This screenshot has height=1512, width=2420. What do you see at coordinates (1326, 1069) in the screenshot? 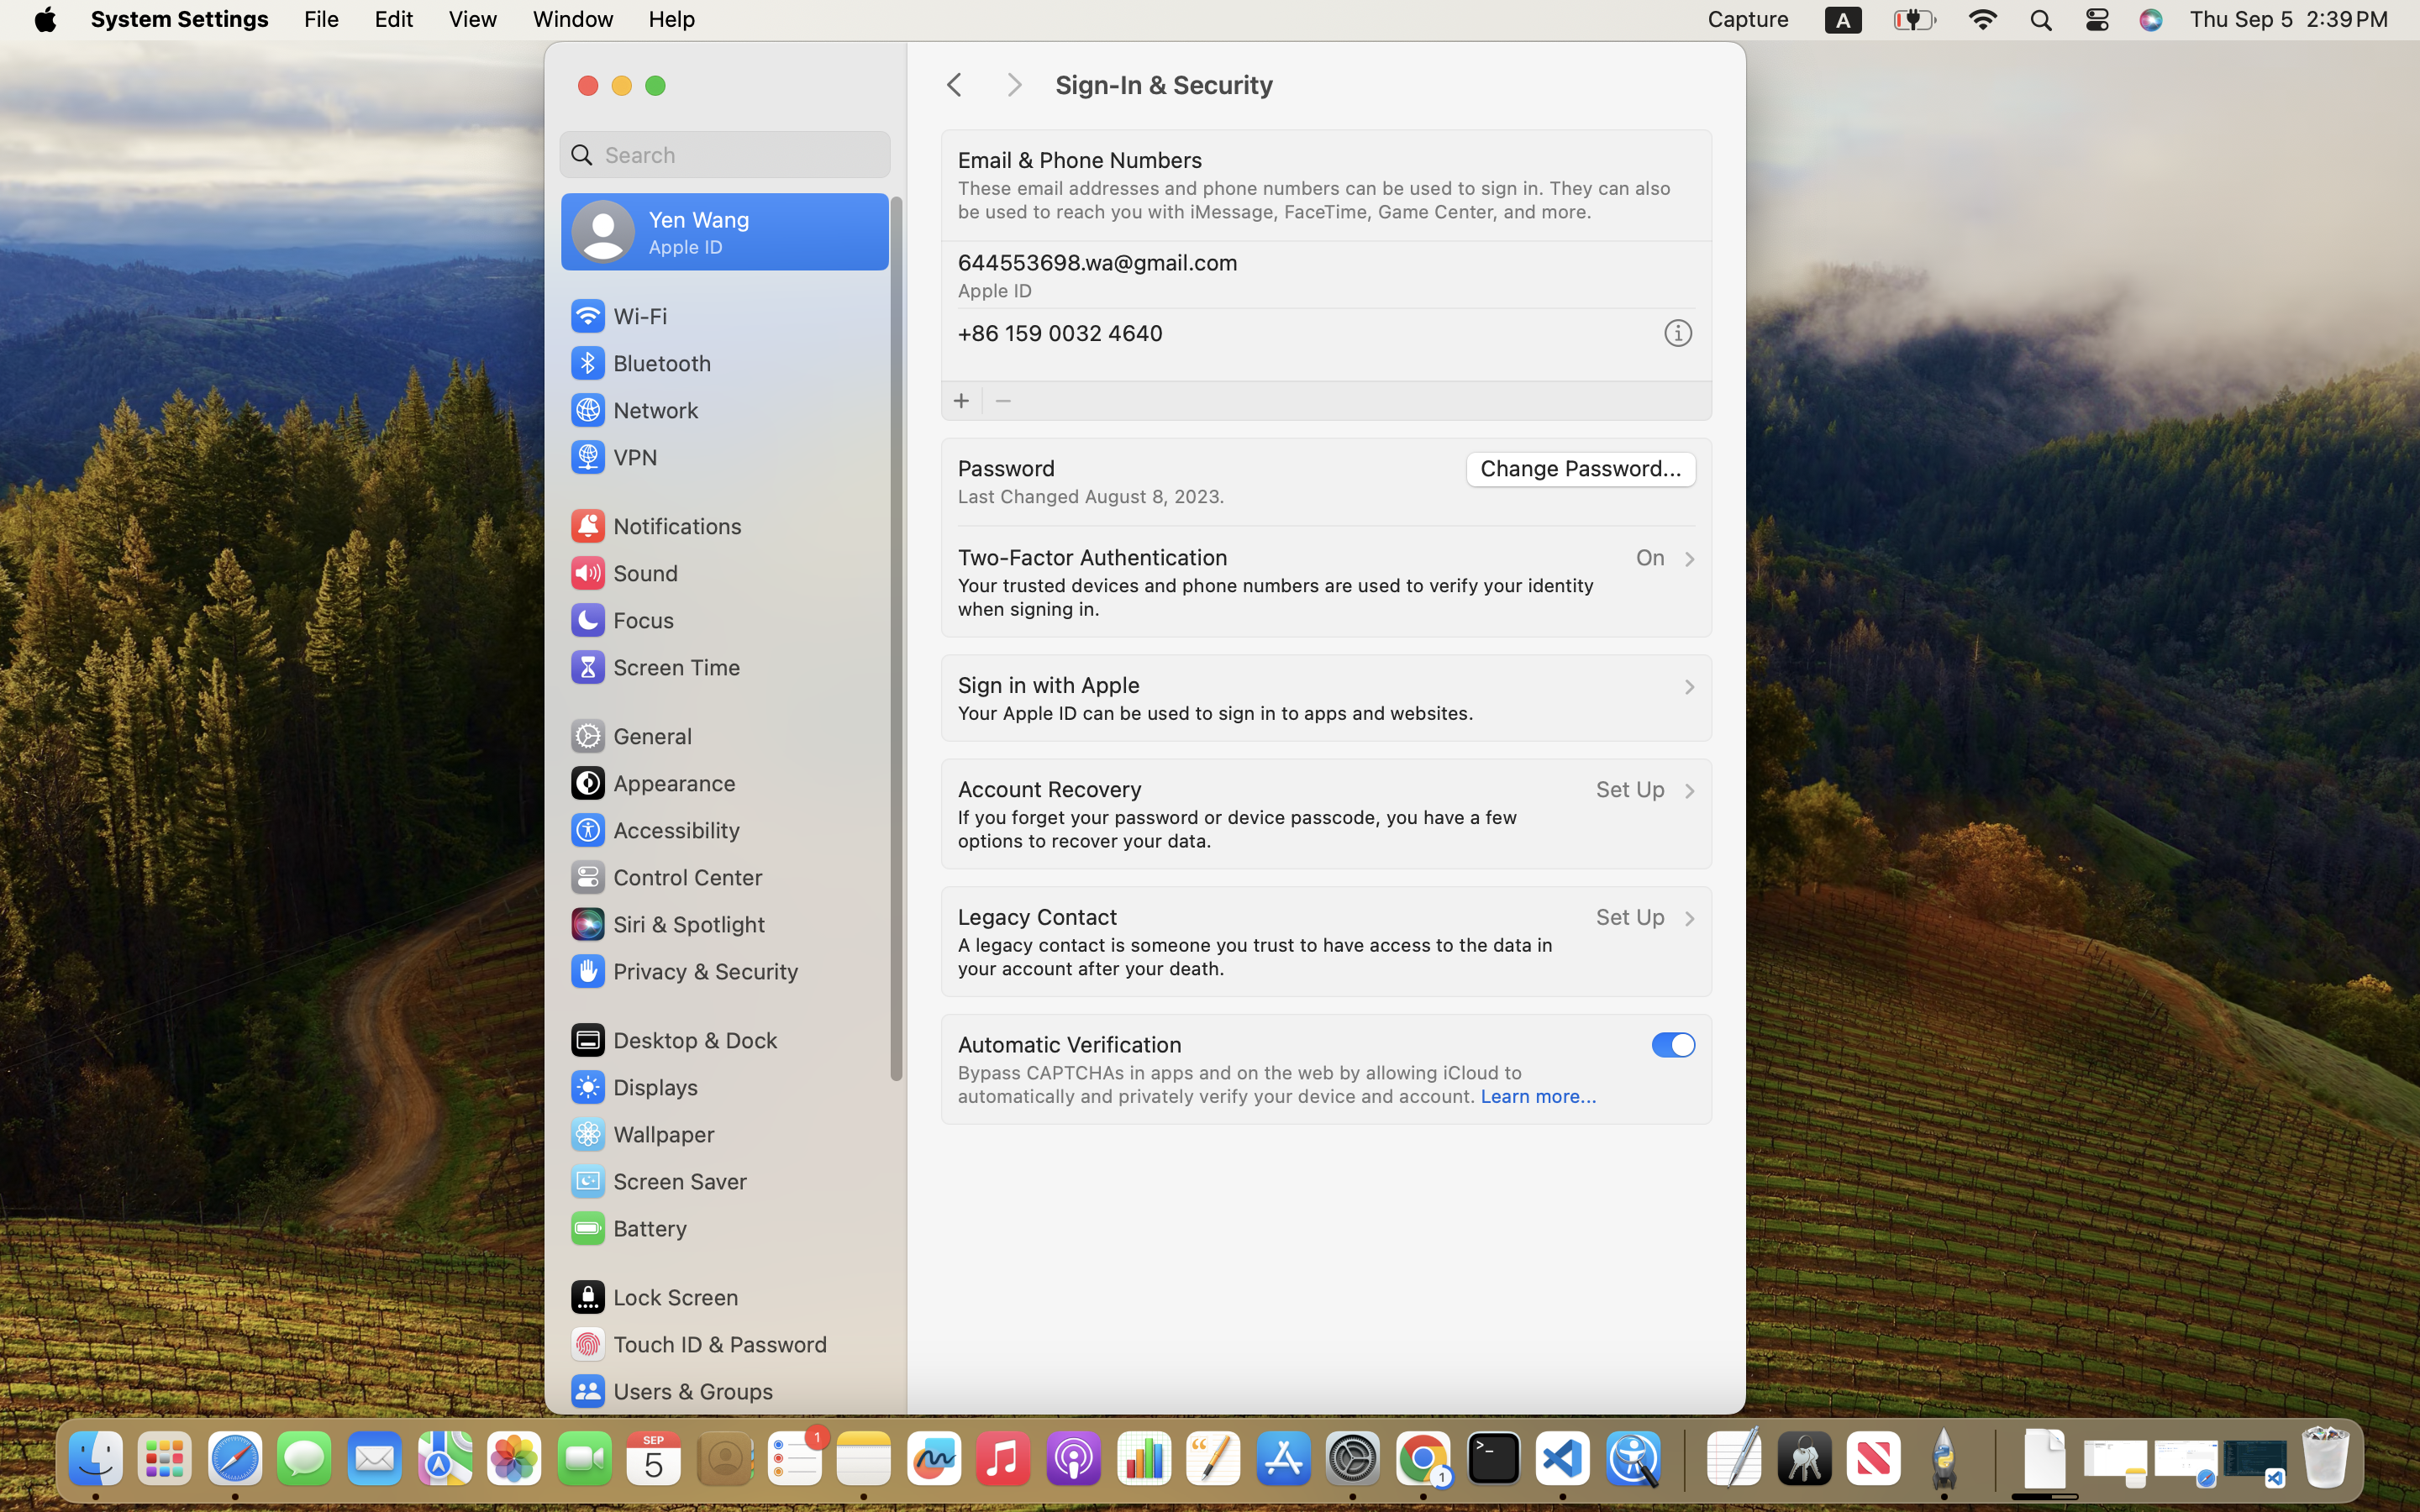
I see `'Bypass CAPTCHAs in apps and on the web by allowing iCloud to automatically and privately verify your device and account. Learn more... Automatic Verification'` at bounding box center [1326, 1069].